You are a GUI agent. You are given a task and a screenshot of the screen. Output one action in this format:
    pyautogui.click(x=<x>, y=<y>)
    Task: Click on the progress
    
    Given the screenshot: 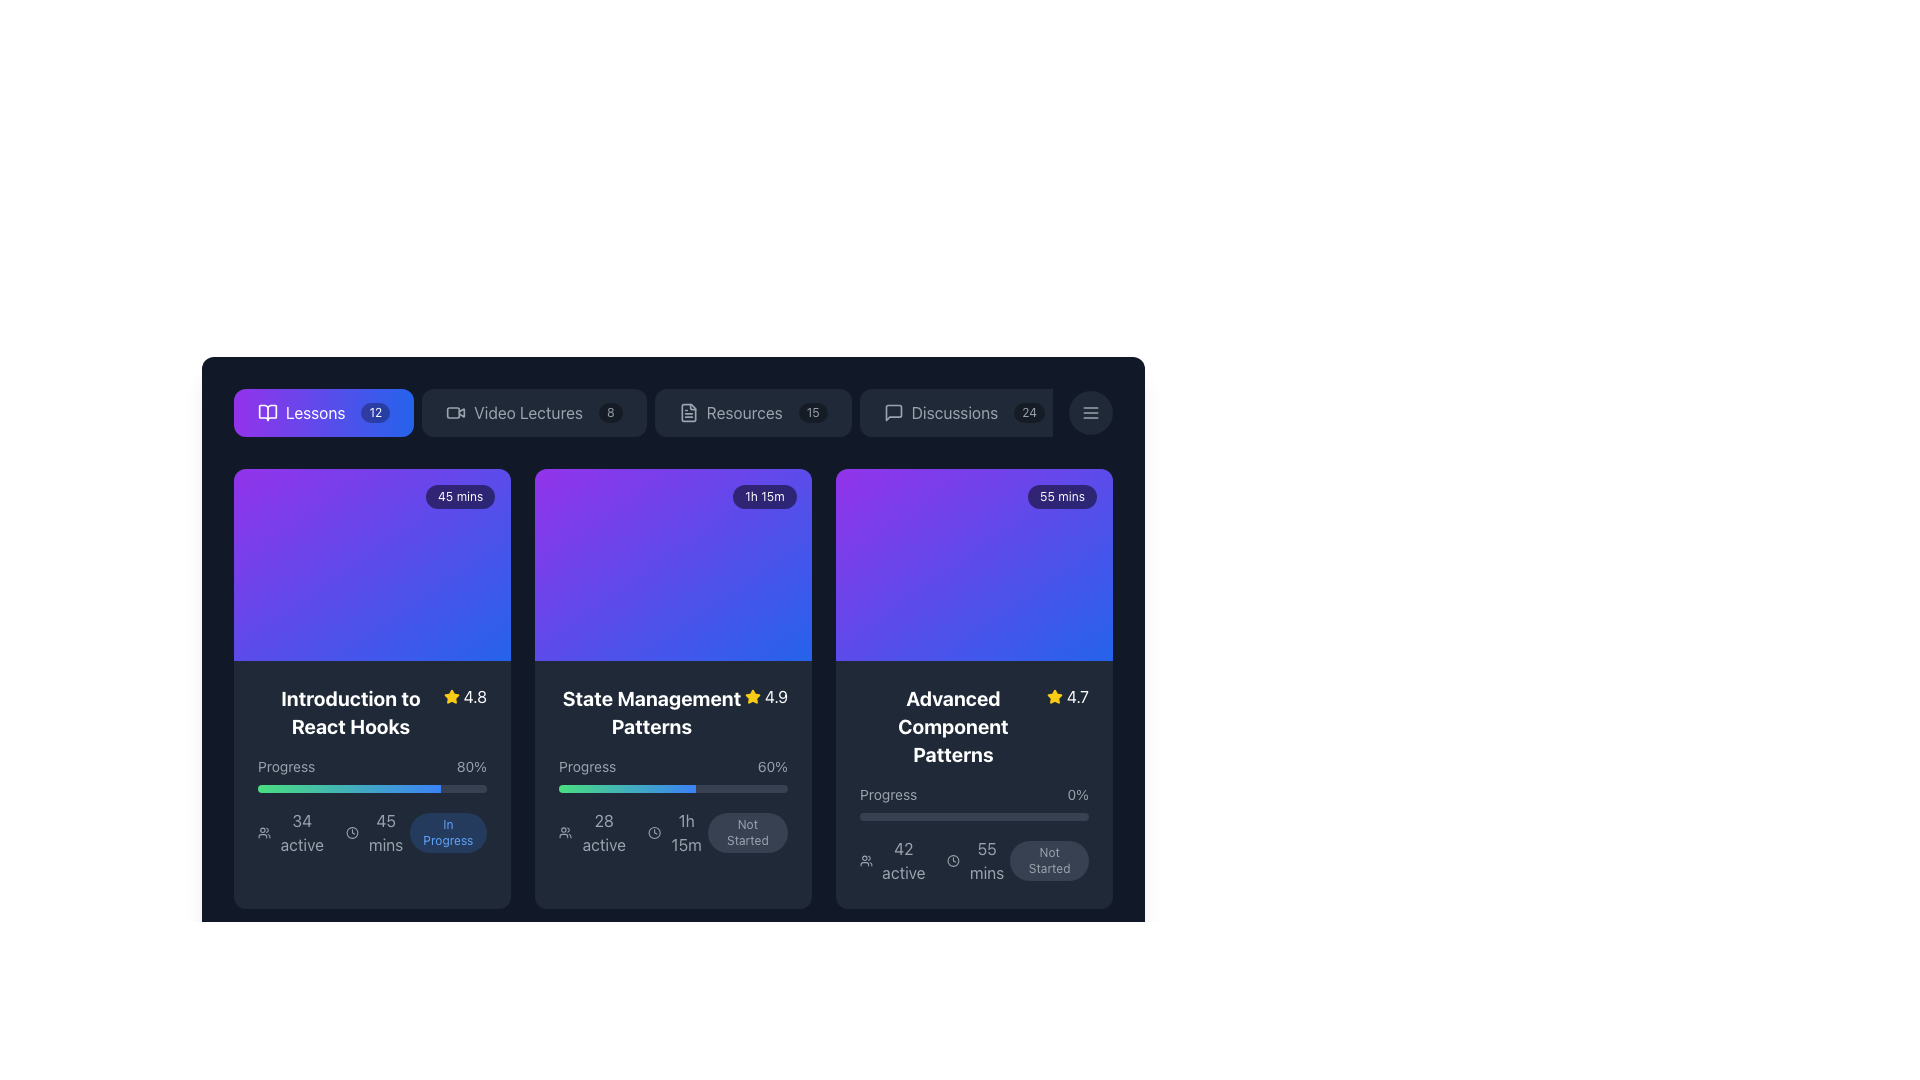 What is the action you would take?
    pyautogui.click(x=391, y=788)
    